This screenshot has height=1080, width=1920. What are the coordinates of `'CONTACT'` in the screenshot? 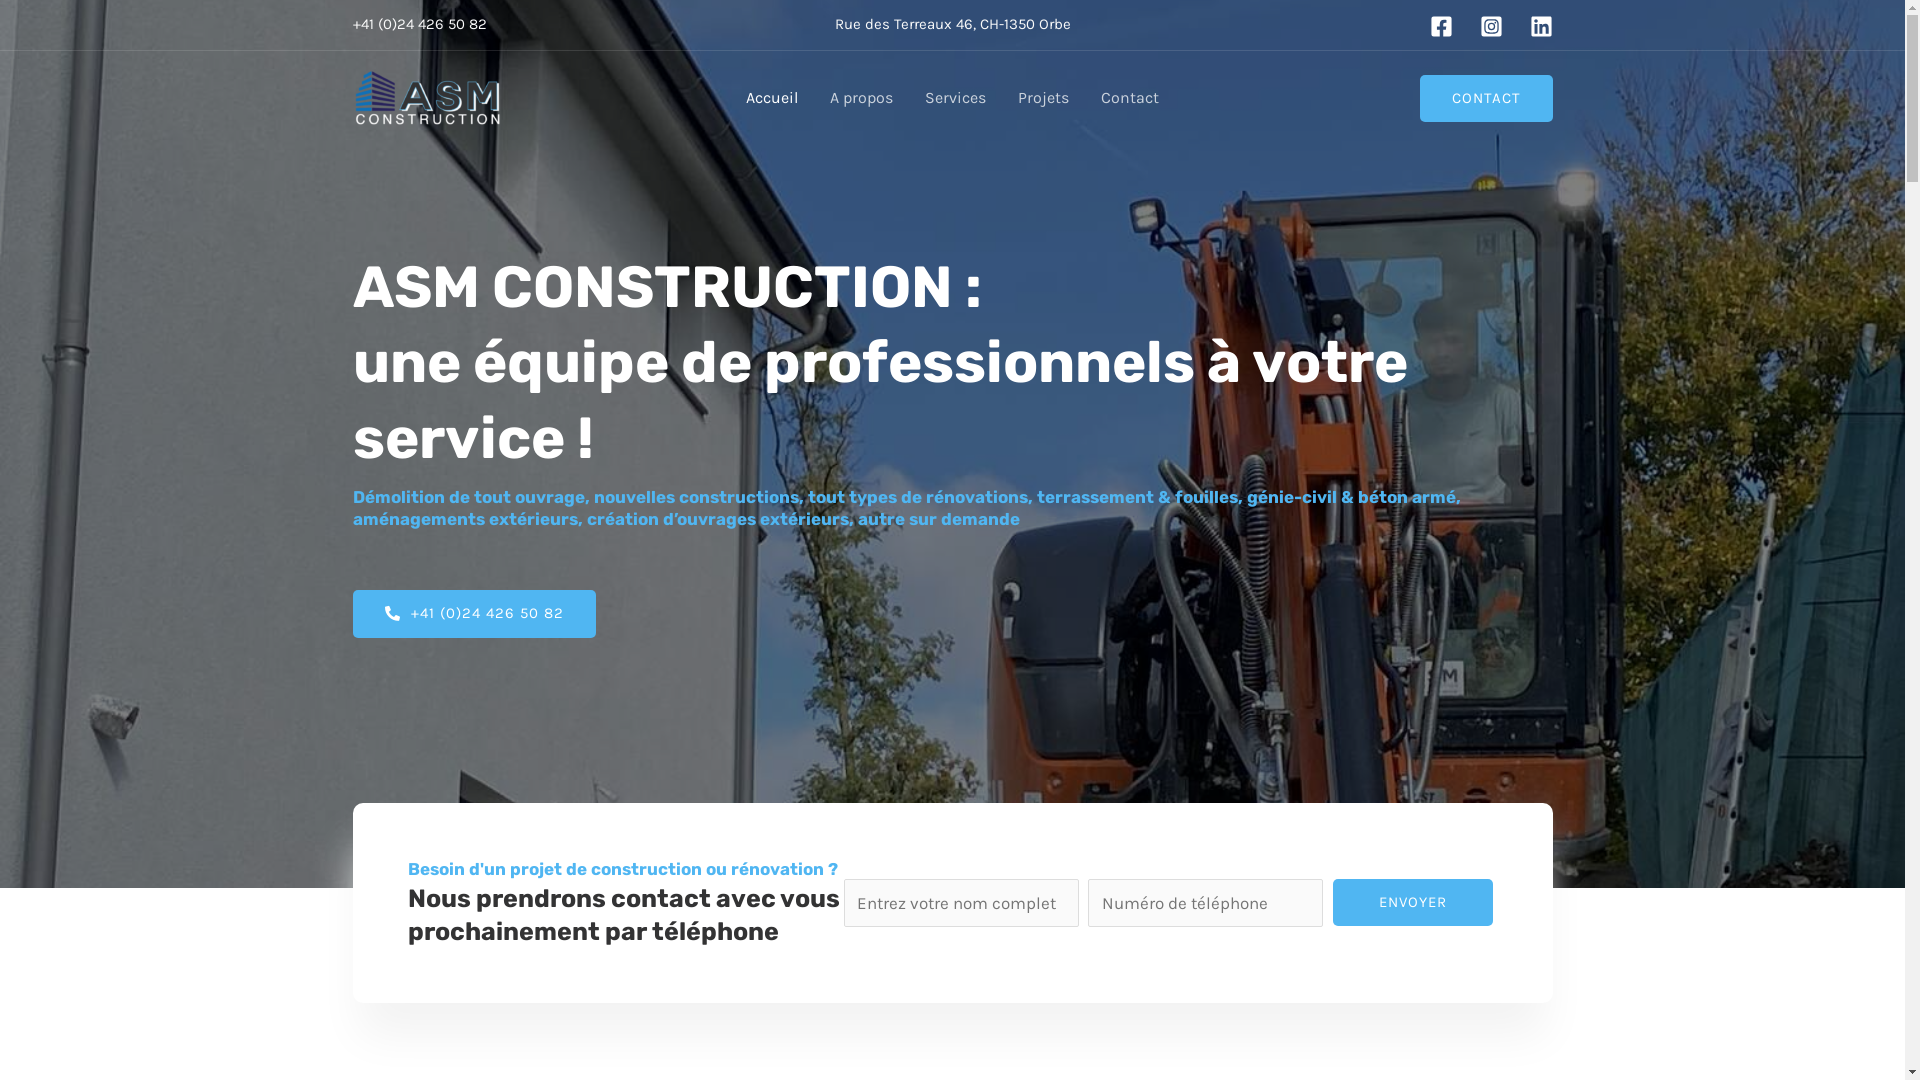 It's located at (1486, 97).